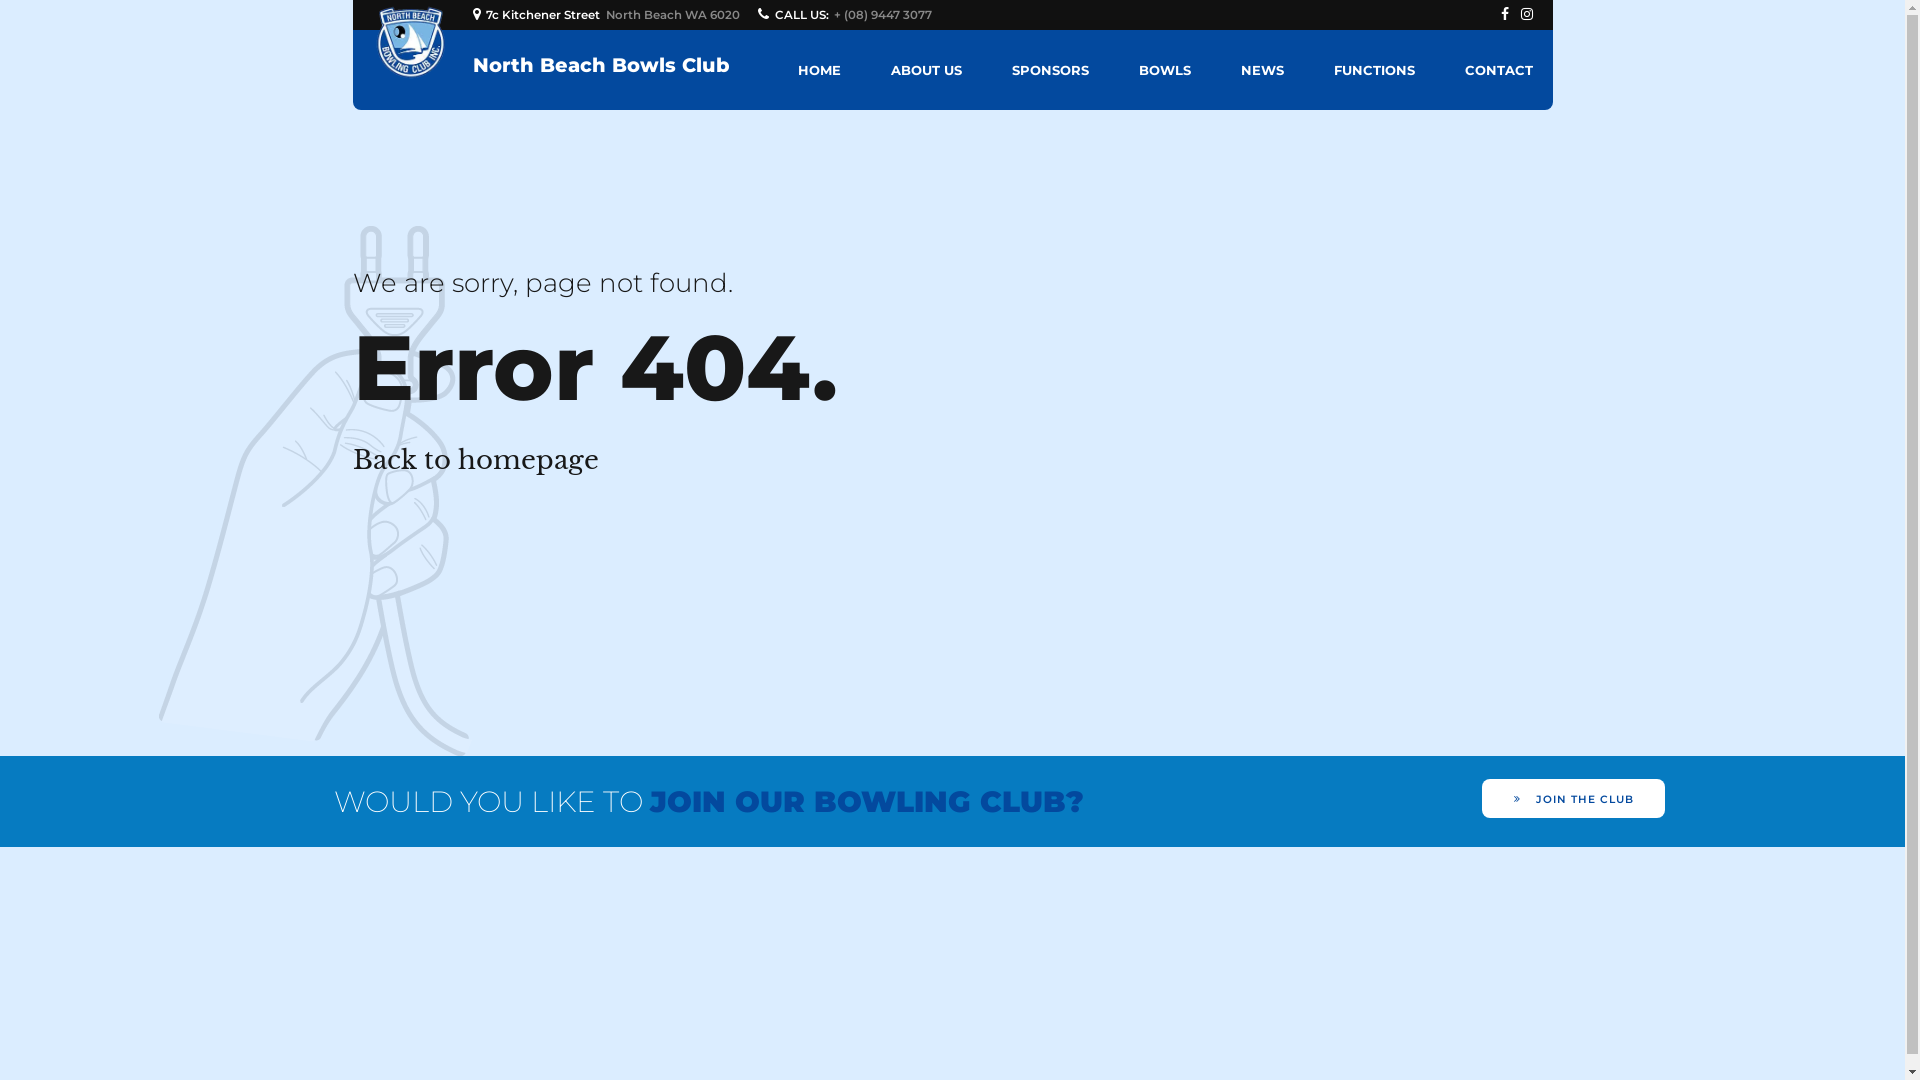 This screenshot has width=1920, height=1080. What do you see at coordinates (1260, 68) in the screenshot?
I see `'NEWS'` at bounding box center [1260, 68].